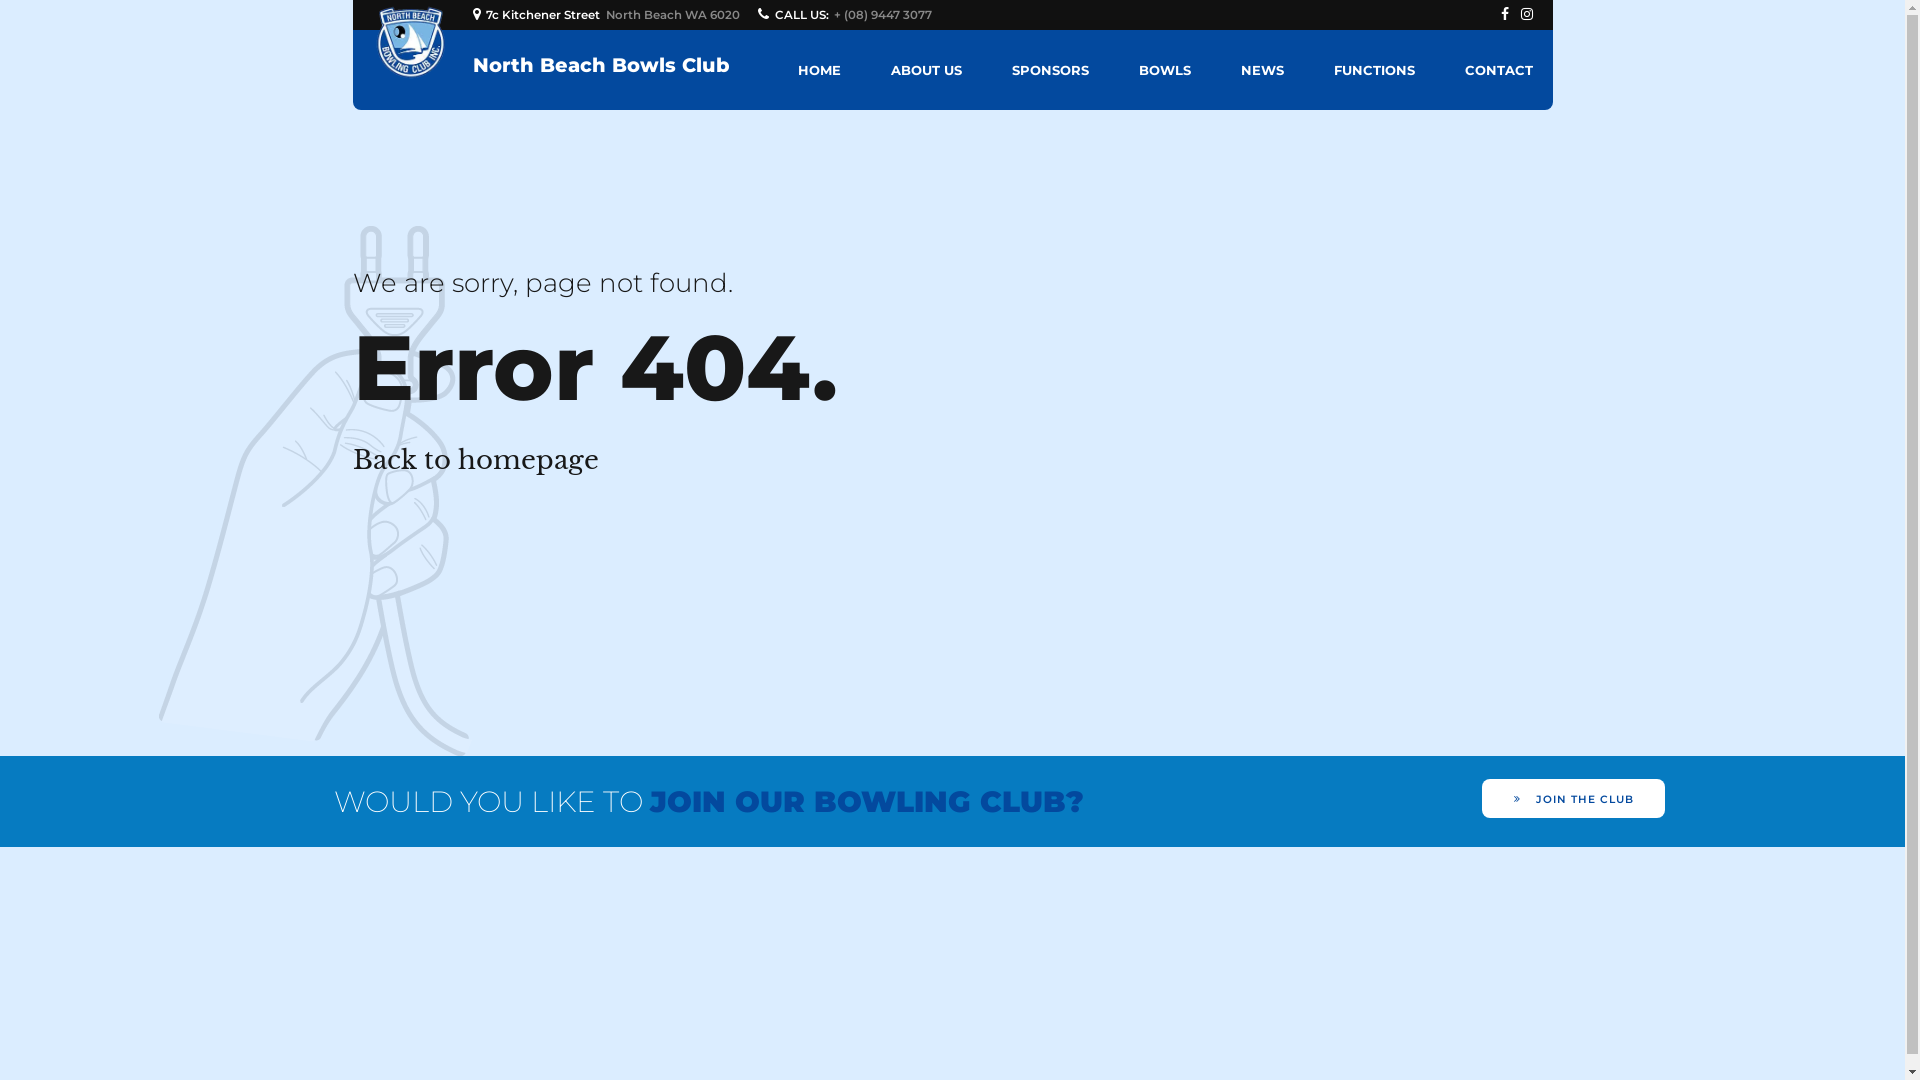 This screenshot has width=1920, height=1080. What do you see at coordinates (1260, 68) in the screenshot?
I see `'NEWS'` at bounding box center [1260, 68].